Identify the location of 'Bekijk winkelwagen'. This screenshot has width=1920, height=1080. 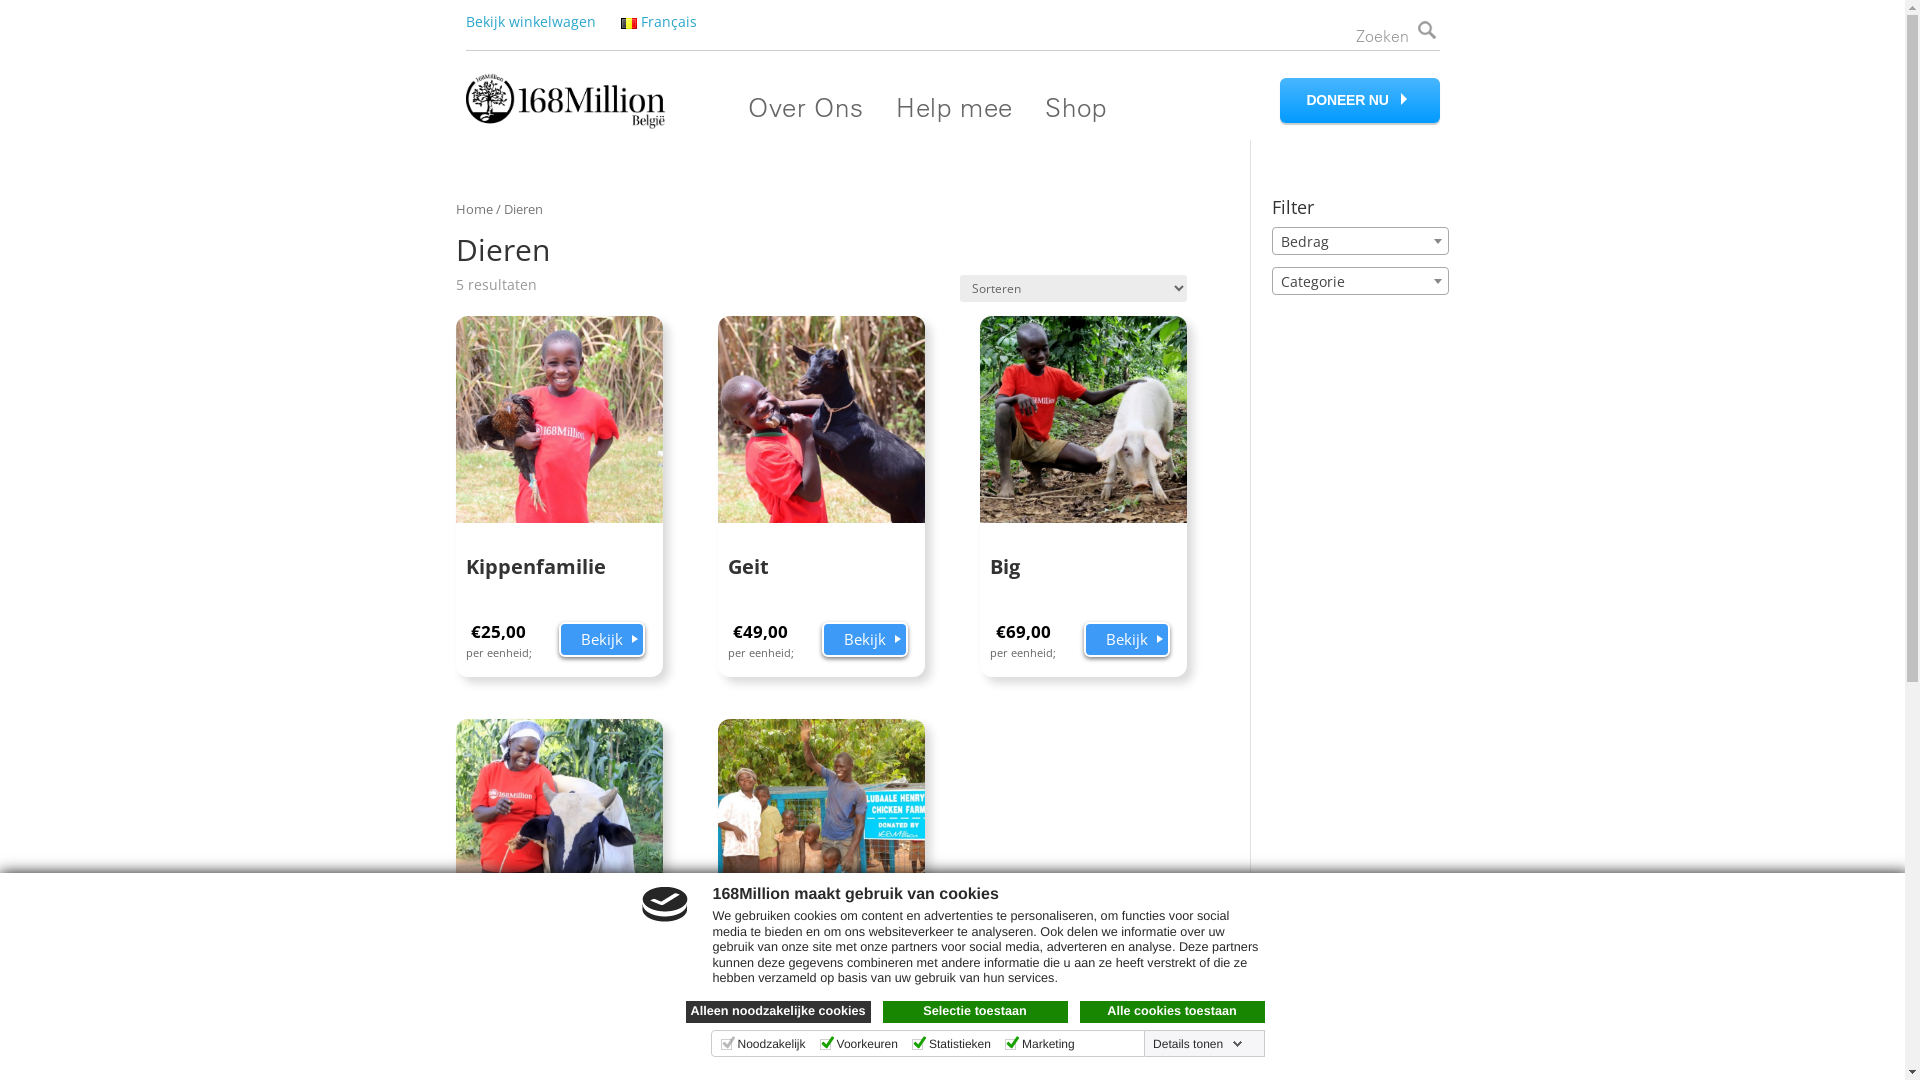
(531, 21).